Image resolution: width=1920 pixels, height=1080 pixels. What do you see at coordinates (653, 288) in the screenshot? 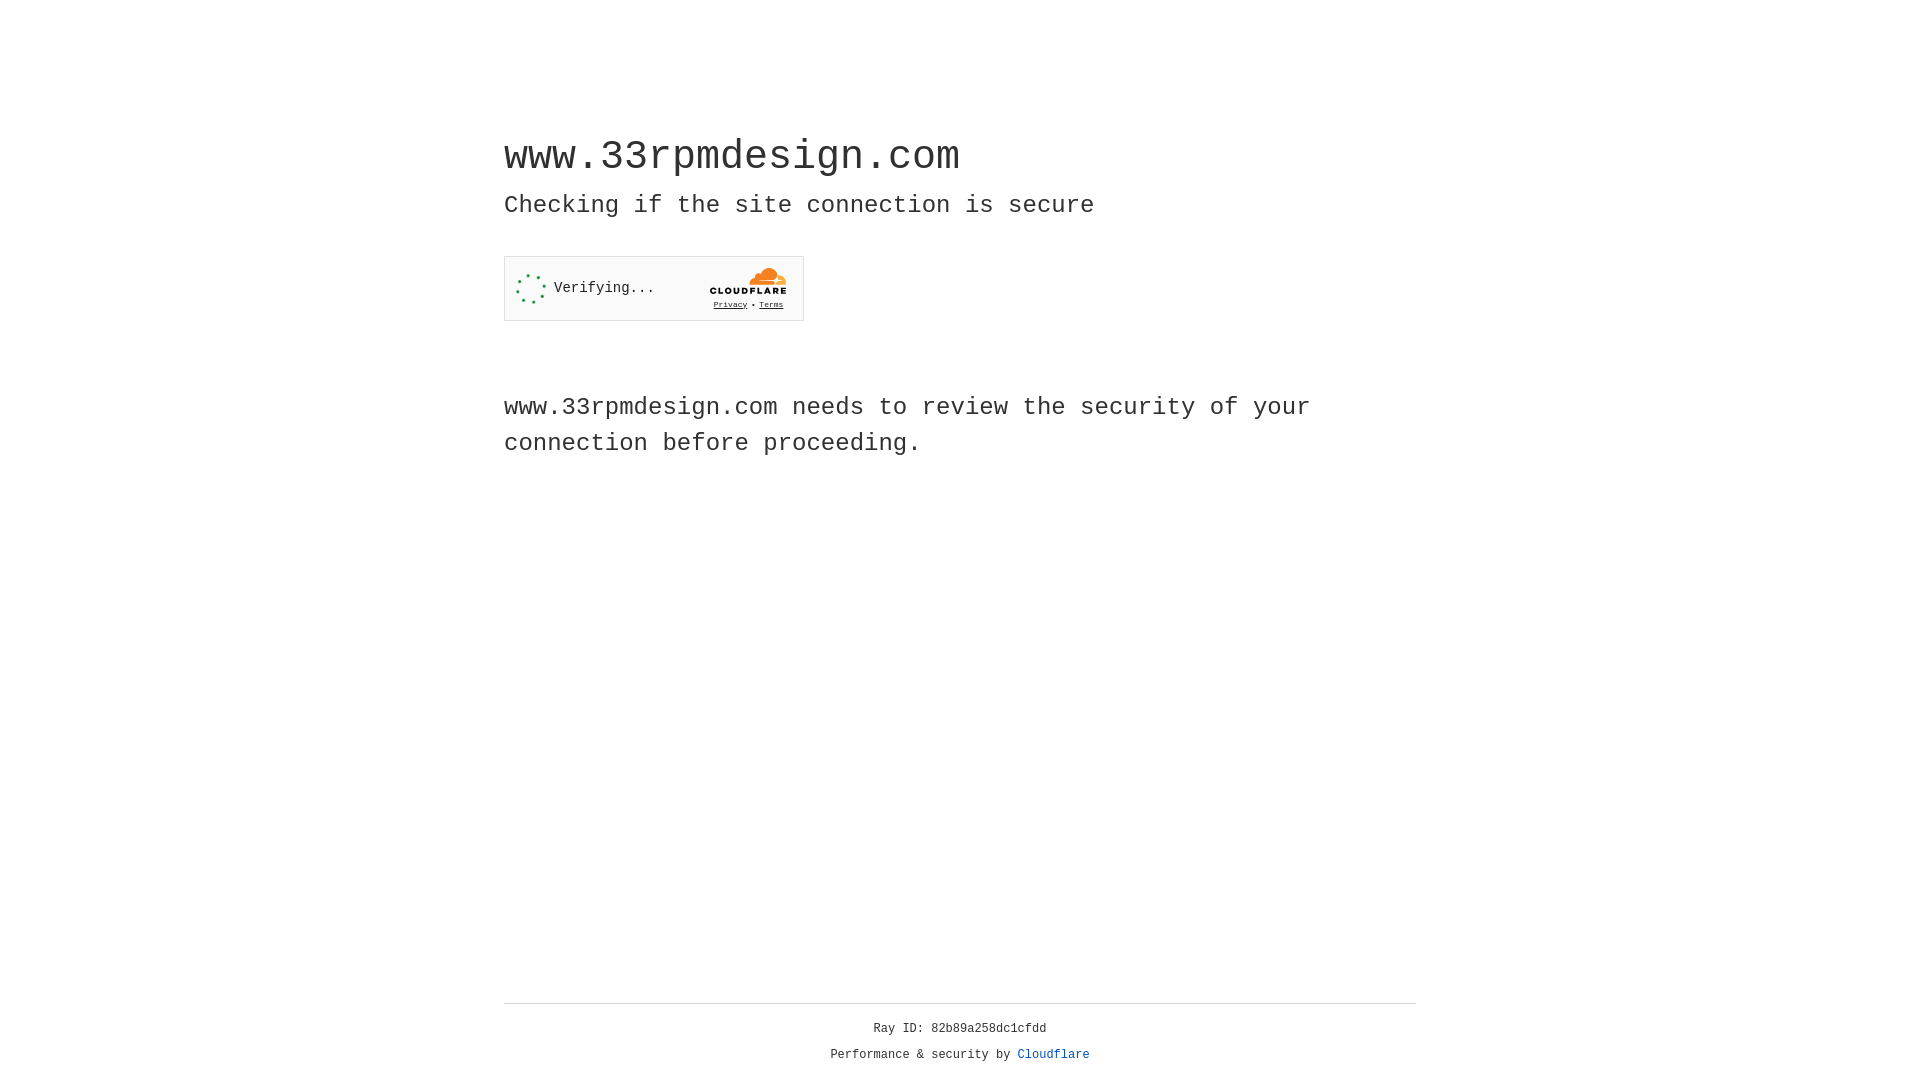
I see `'Widget containing a Cloudflare security challenge'` at bounding box center [653, 288].